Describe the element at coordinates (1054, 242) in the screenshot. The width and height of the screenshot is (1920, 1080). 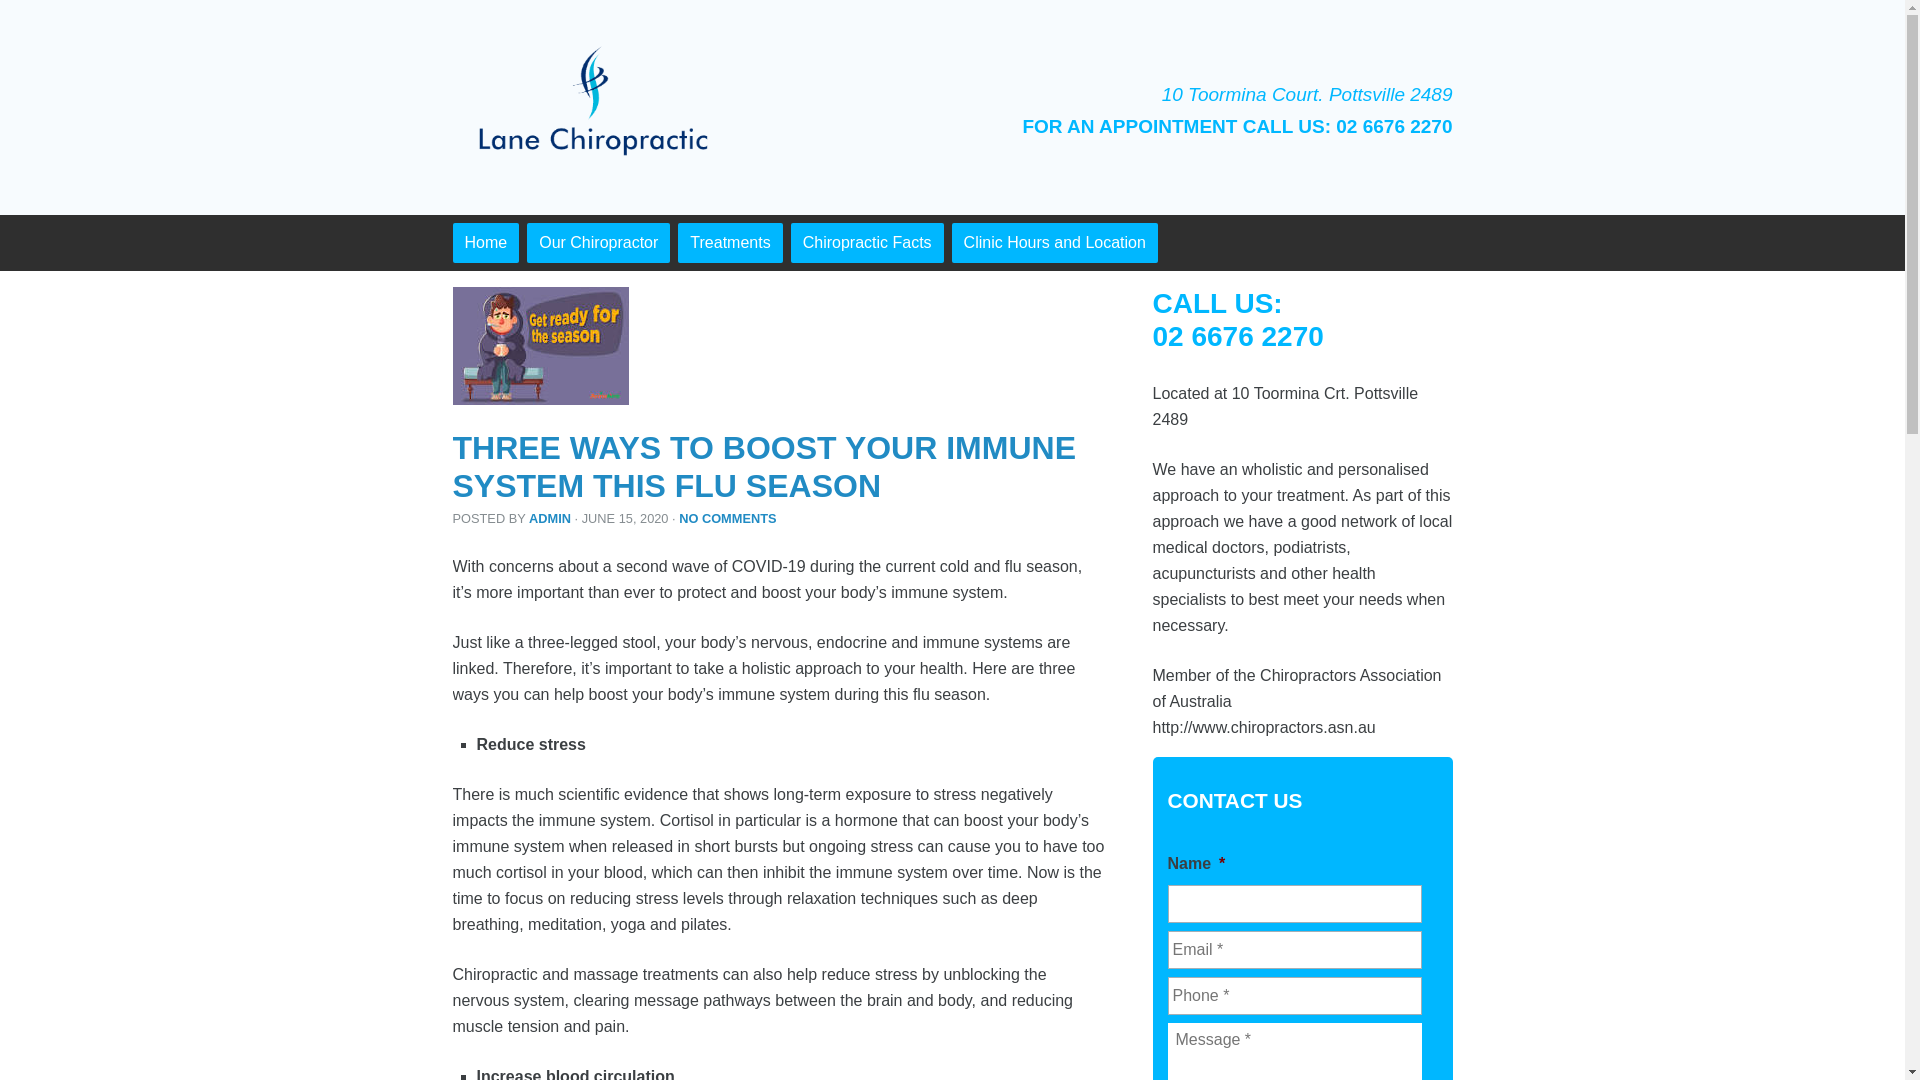
I see `'Clinic Hours and Location'` at that location.